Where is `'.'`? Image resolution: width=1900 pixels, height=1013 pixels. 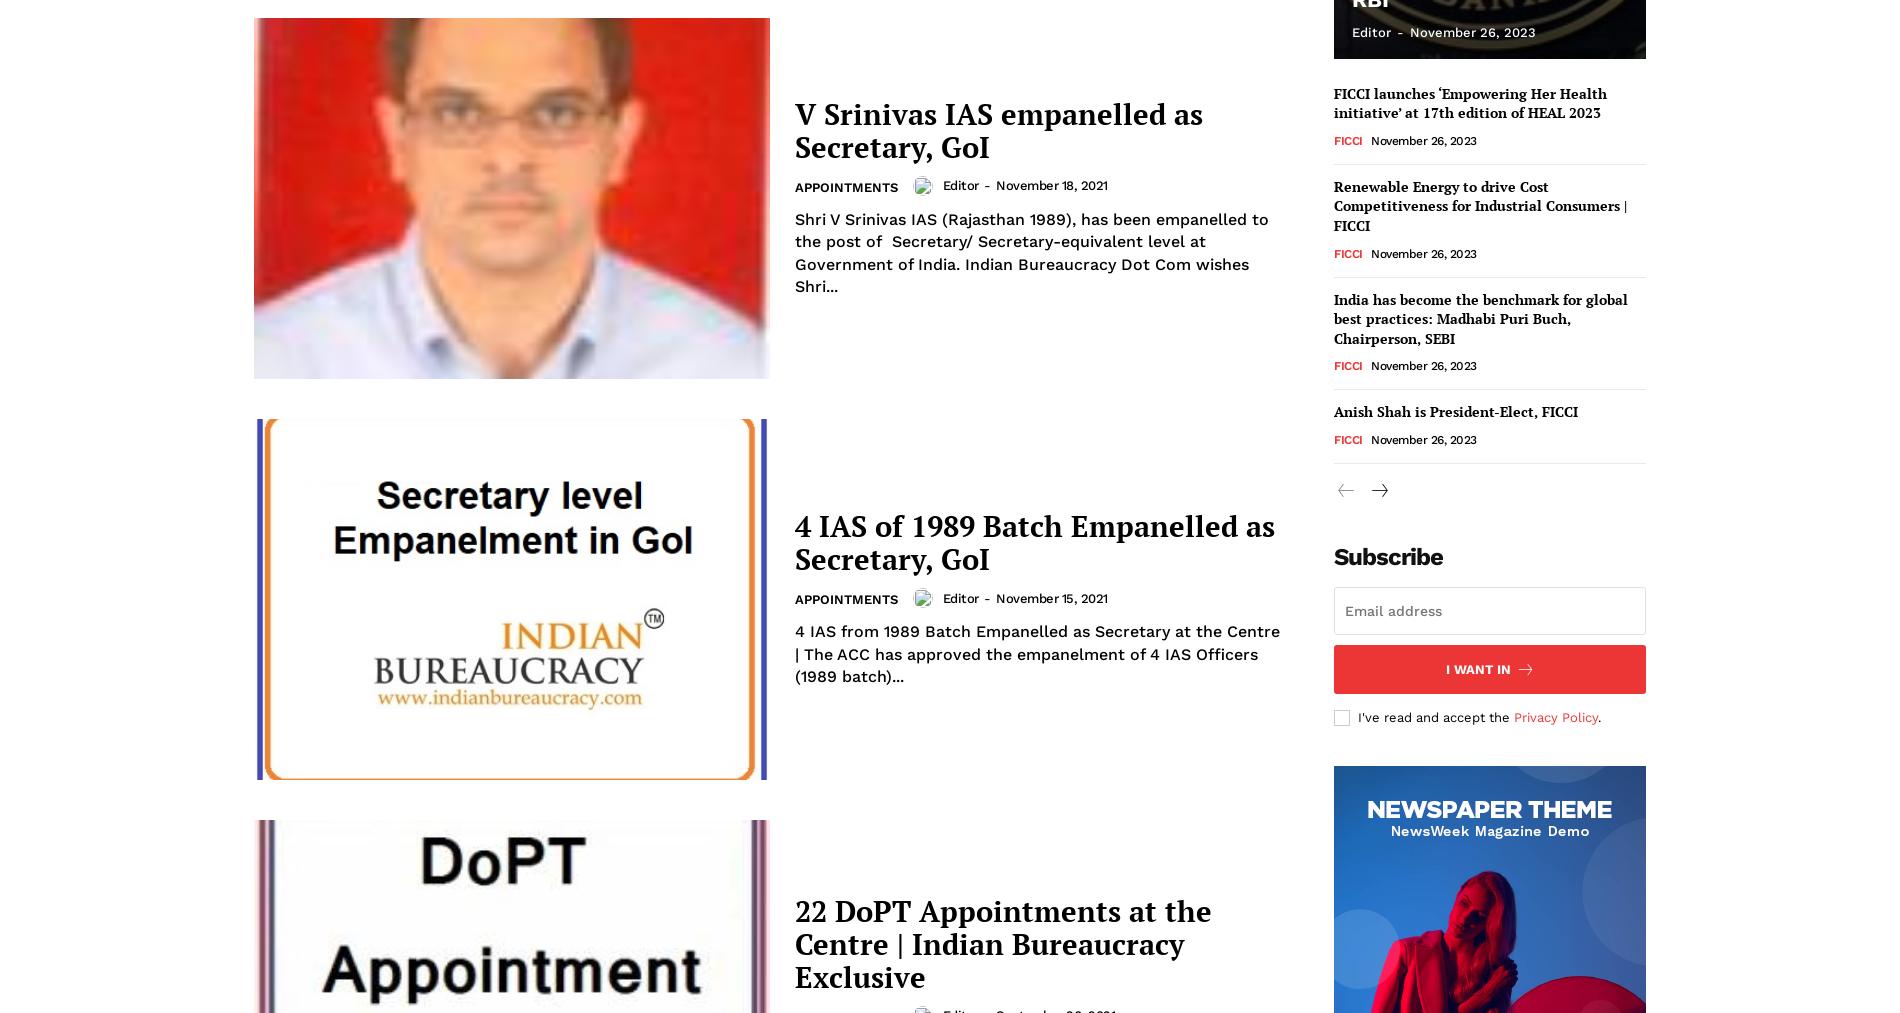 '.' is located at coordinates (1599, 716).